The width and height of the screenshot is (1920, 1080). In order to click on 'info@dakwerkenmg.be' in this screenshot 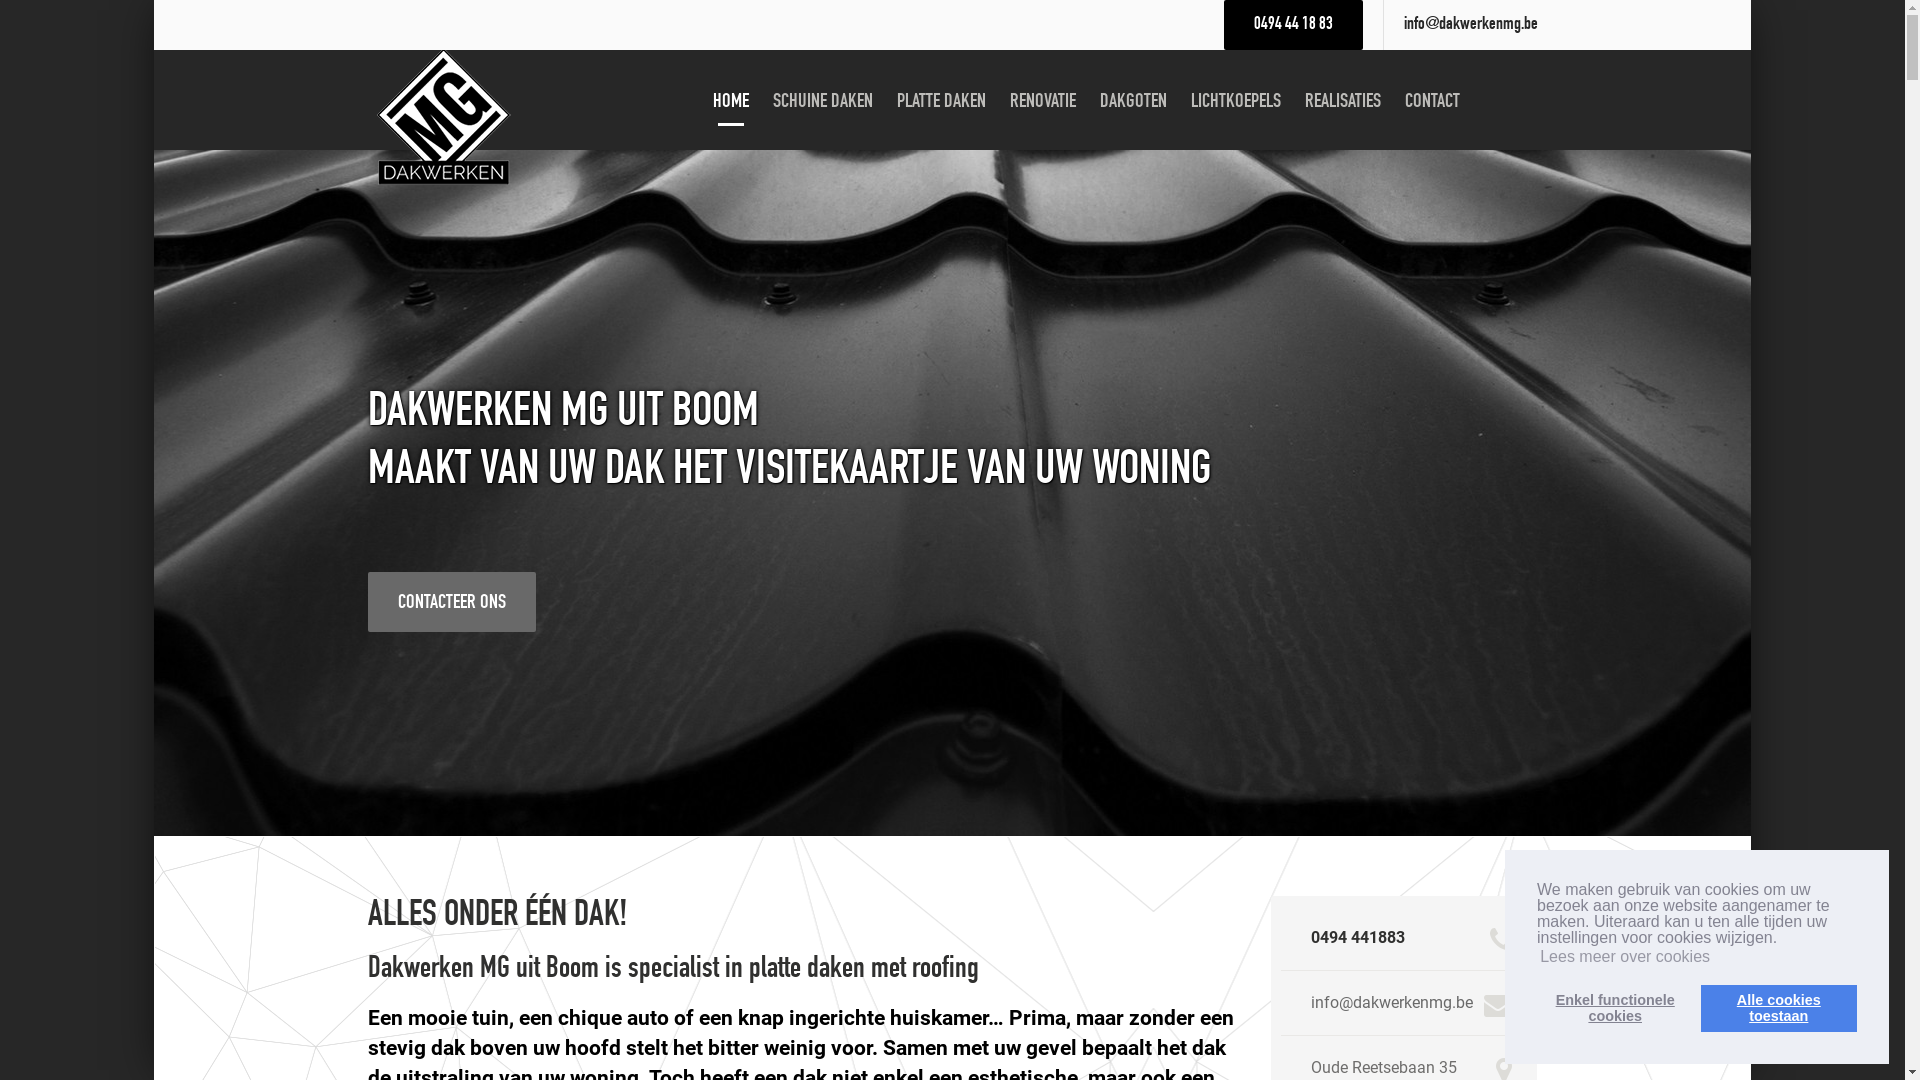, I will do `click(1470, 24)`.